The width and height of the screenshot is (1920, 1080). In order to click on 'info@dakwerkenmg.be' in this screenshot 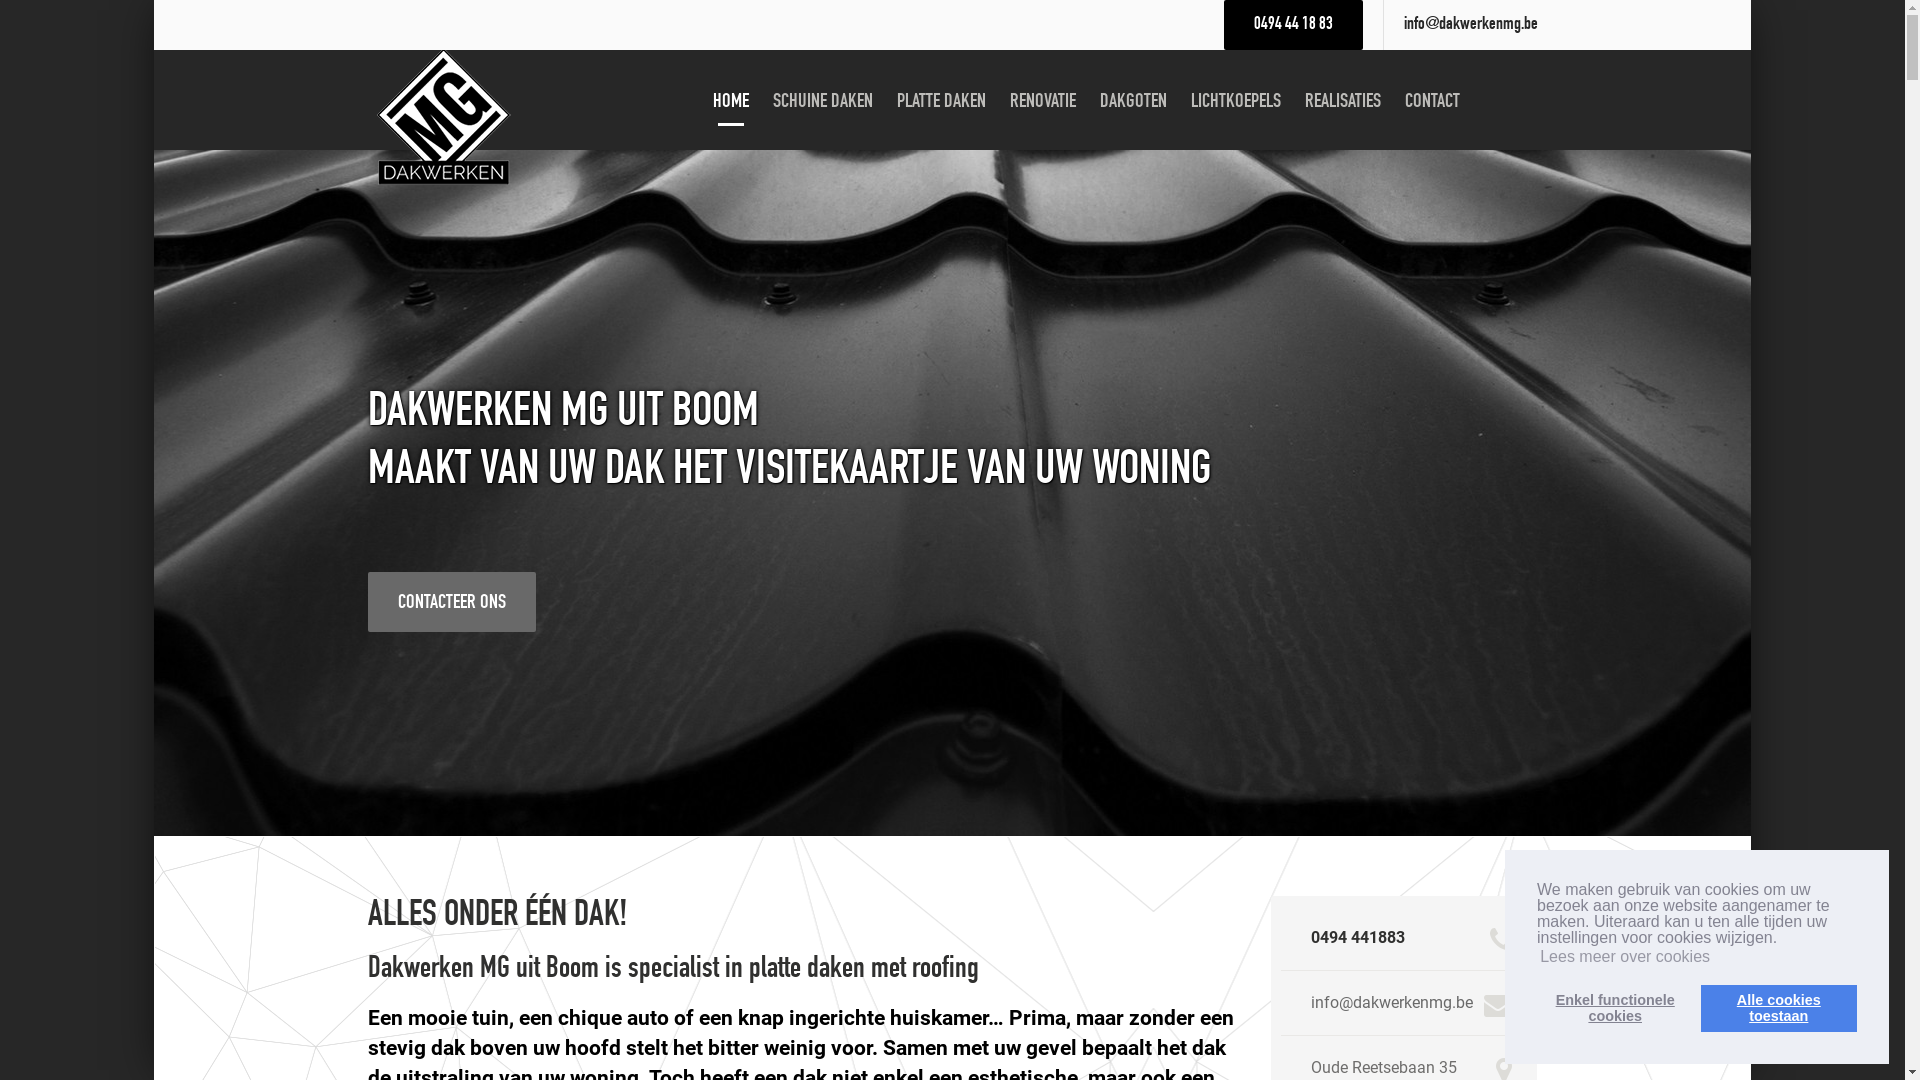, I will do `click(1470, 24)`.